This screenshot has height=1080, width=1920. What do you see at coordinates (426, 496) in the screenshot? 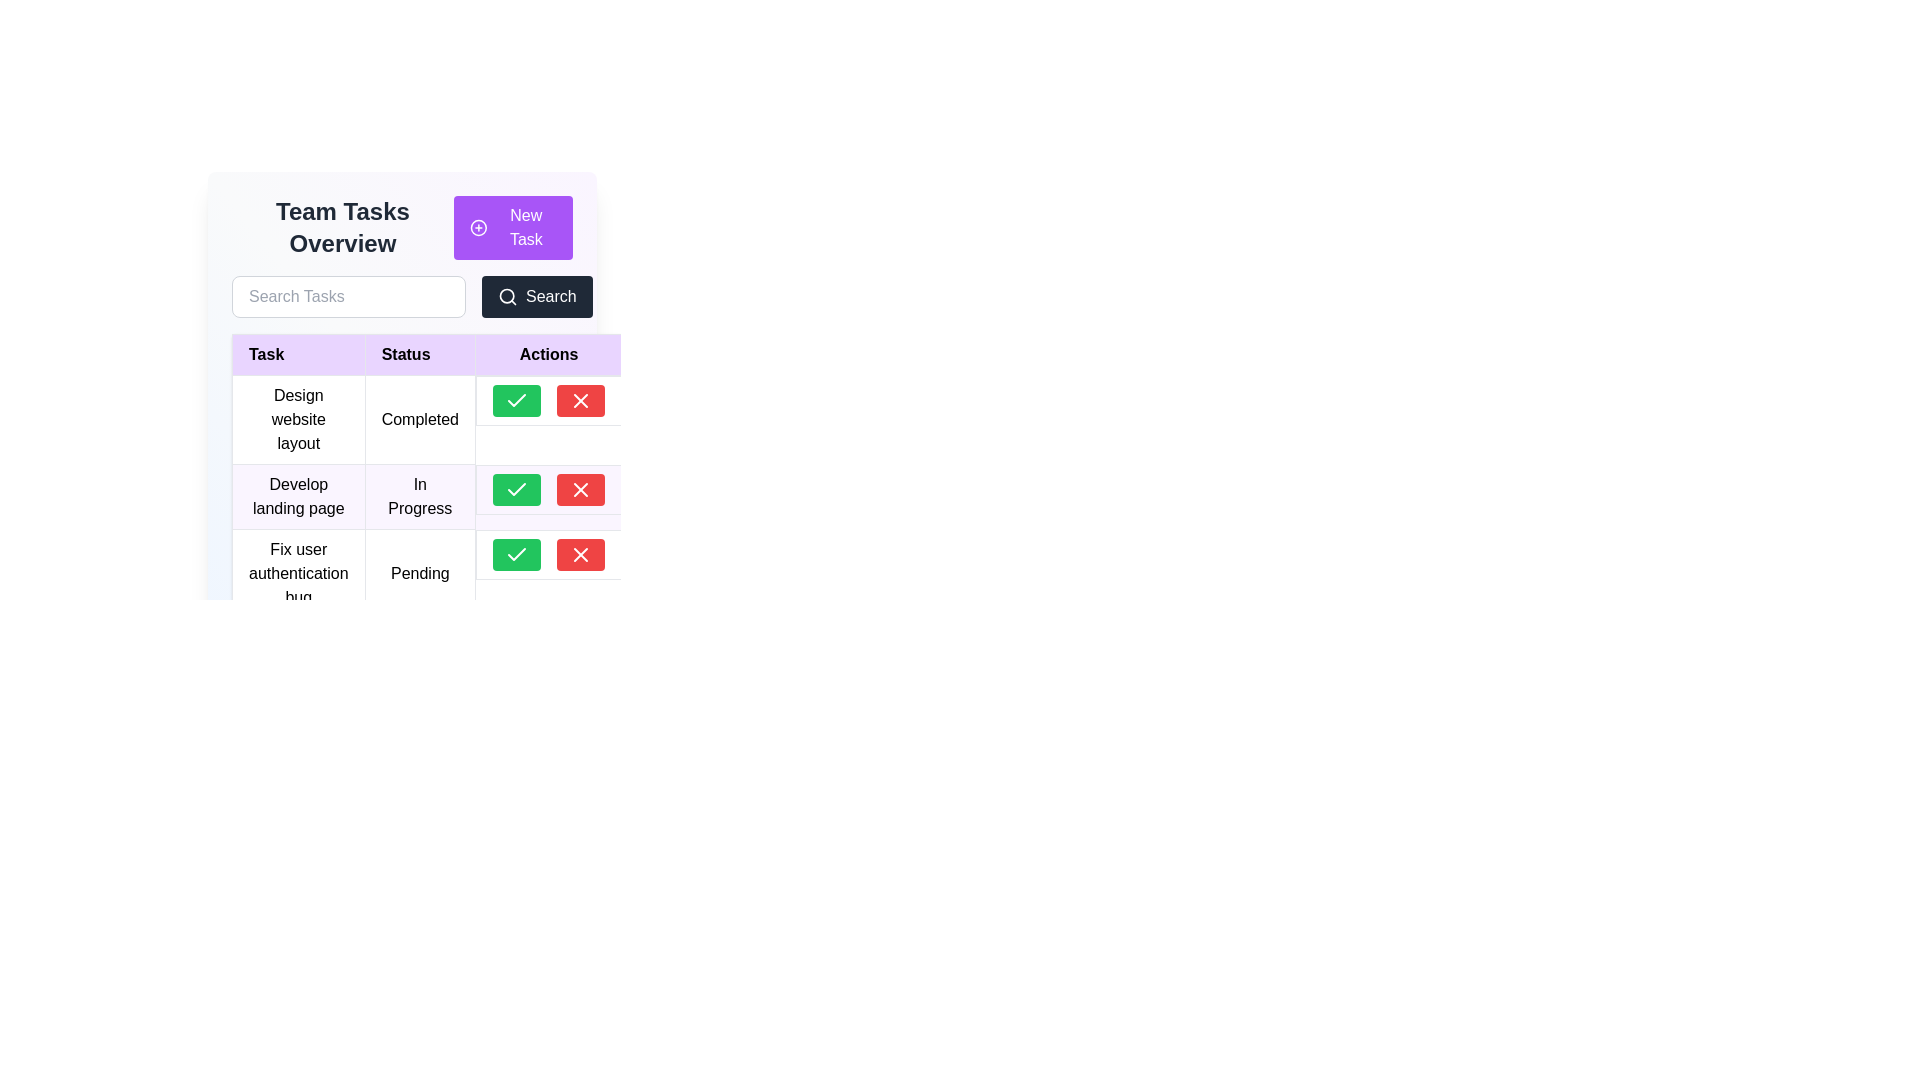
I see `the status text label in the second row of the table that indicates the current status of the task 'Develop landing page'` at bounding box center [426, 496].